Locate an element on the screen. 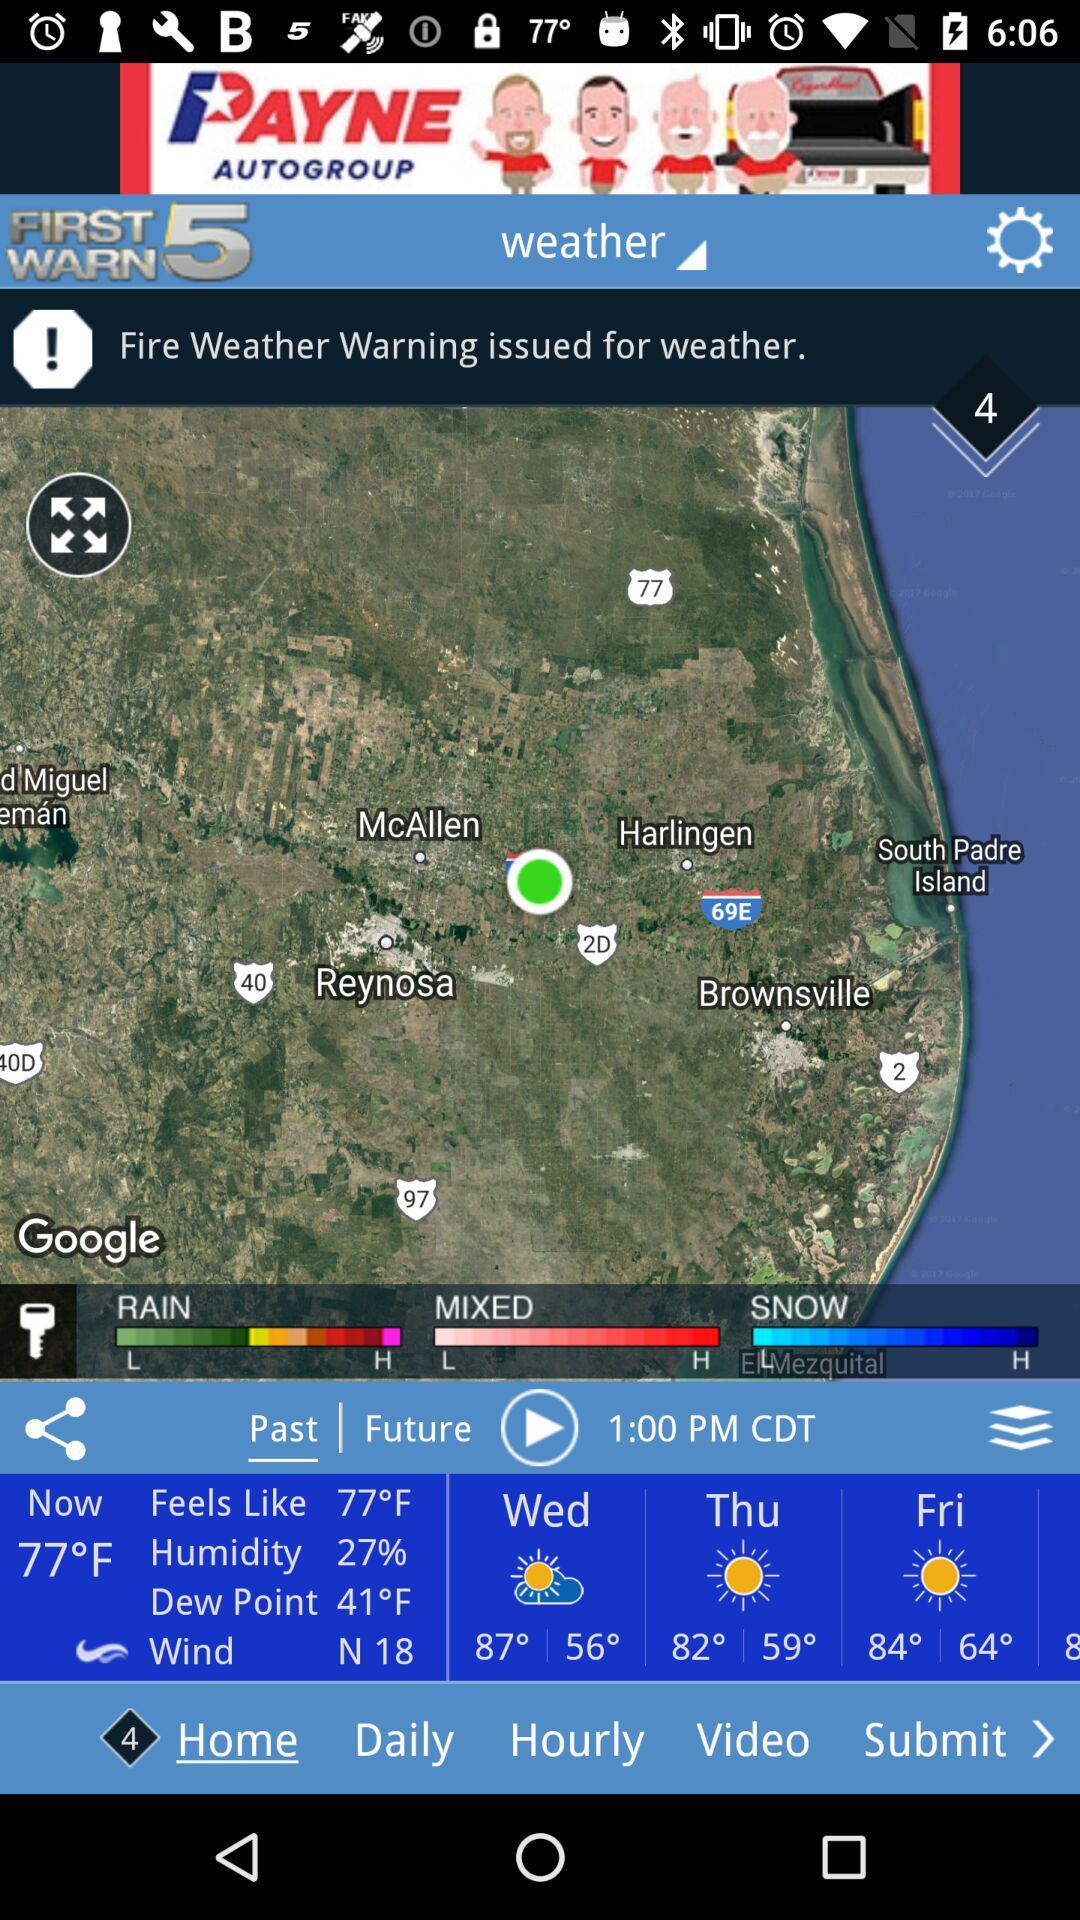 Image resolution: width=1080 pixels, height=1920 pixels. advertisement is located at coordinates (540, 127).